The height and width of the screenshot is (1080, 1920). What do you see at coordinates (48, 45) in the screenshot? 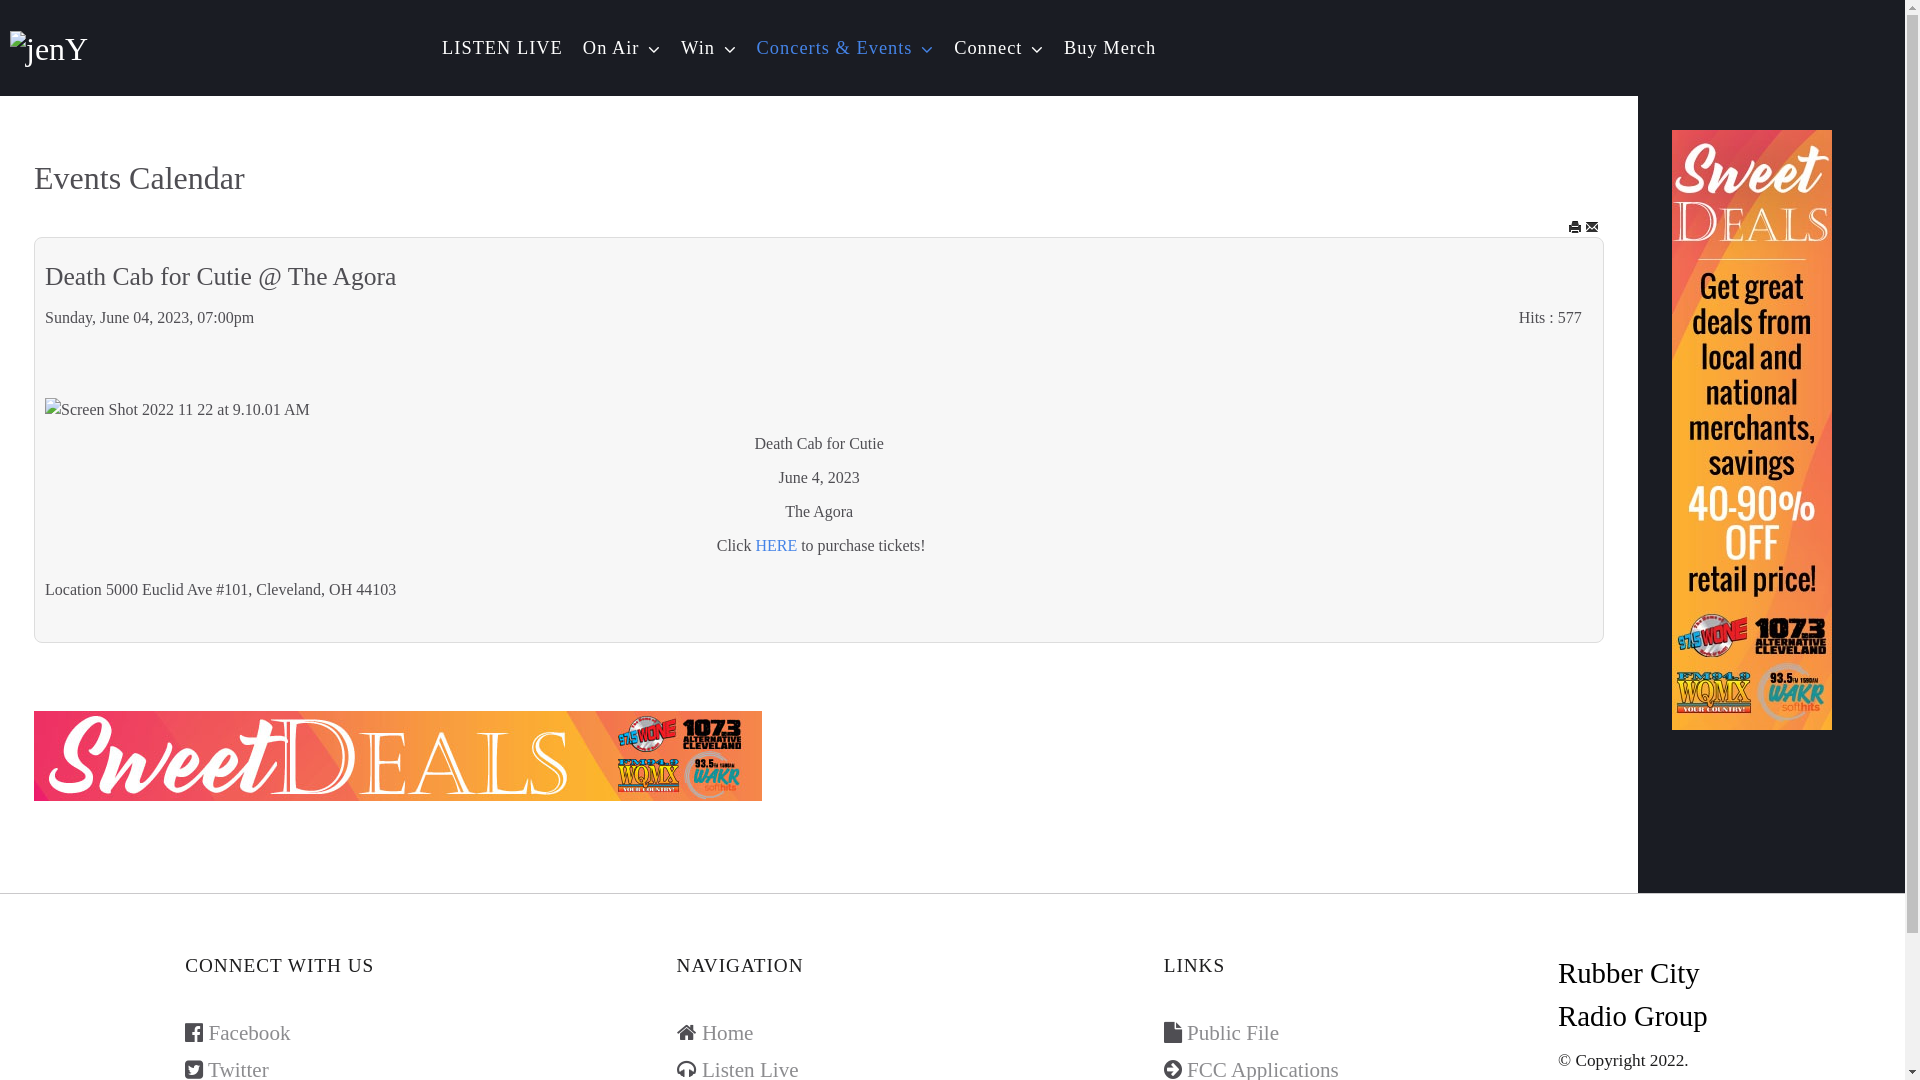
I see `'jenY'` at bounding box center [48, 45].